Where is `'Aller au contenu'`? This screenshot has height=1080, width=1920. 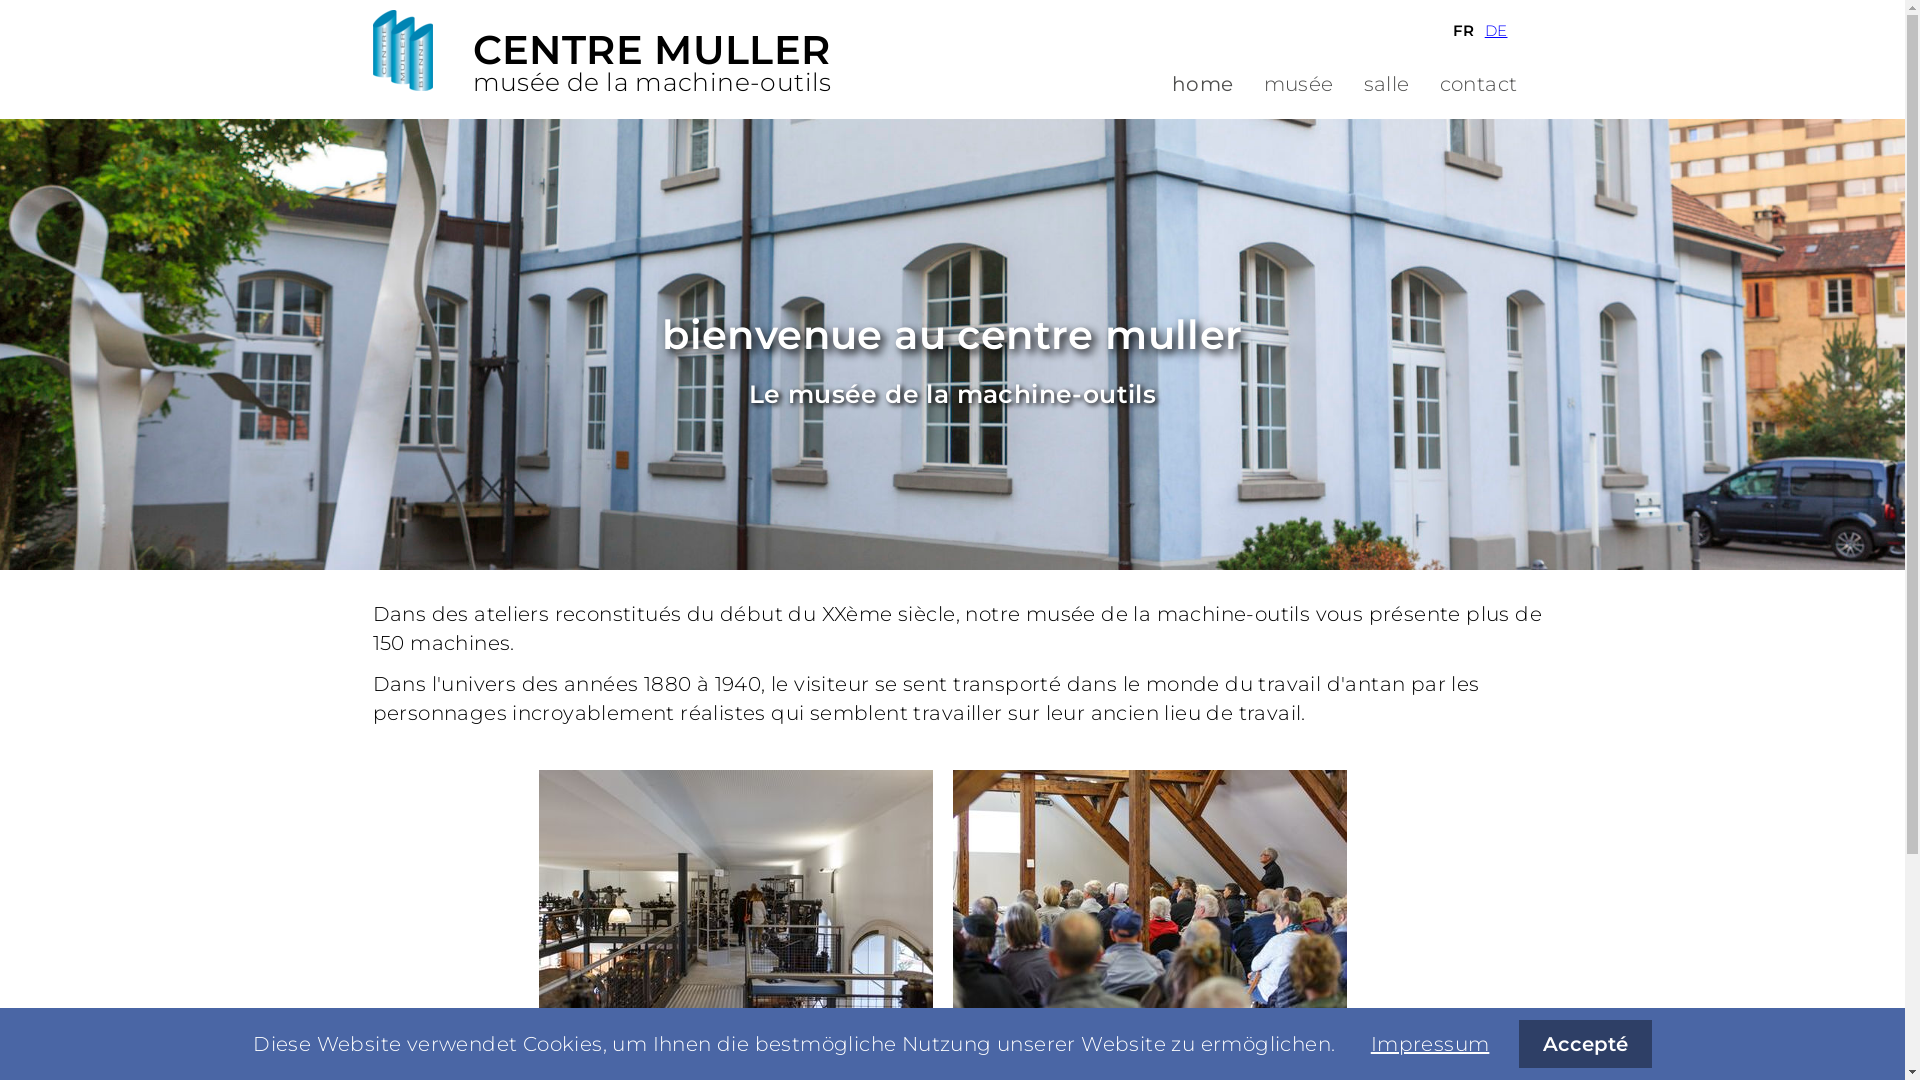
'Aller au contenu' is located at coordinates (372, 118).